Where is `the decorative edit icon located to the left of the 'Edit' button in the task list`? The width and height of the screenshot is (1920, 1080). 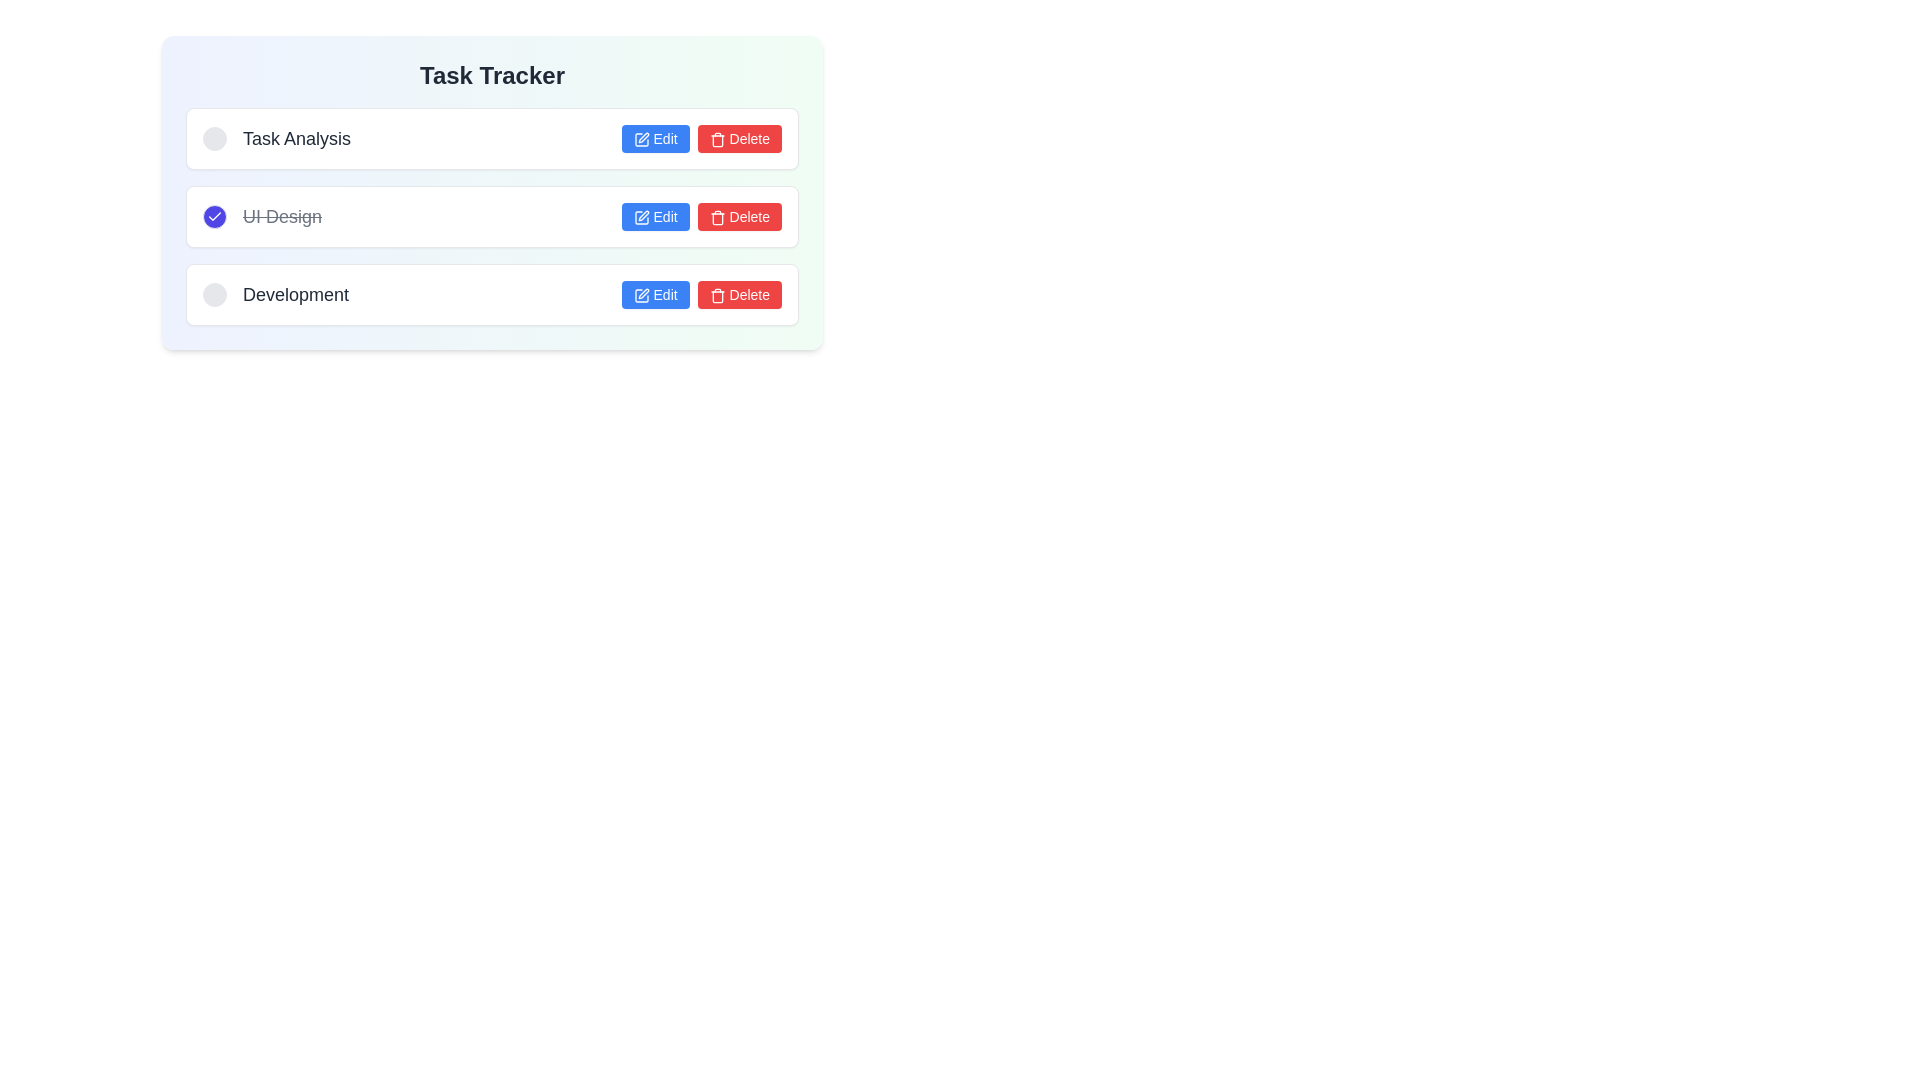 the decorative edit icon located to the left of the 'Edit' button in the task list is located at coordinates (641, 139).